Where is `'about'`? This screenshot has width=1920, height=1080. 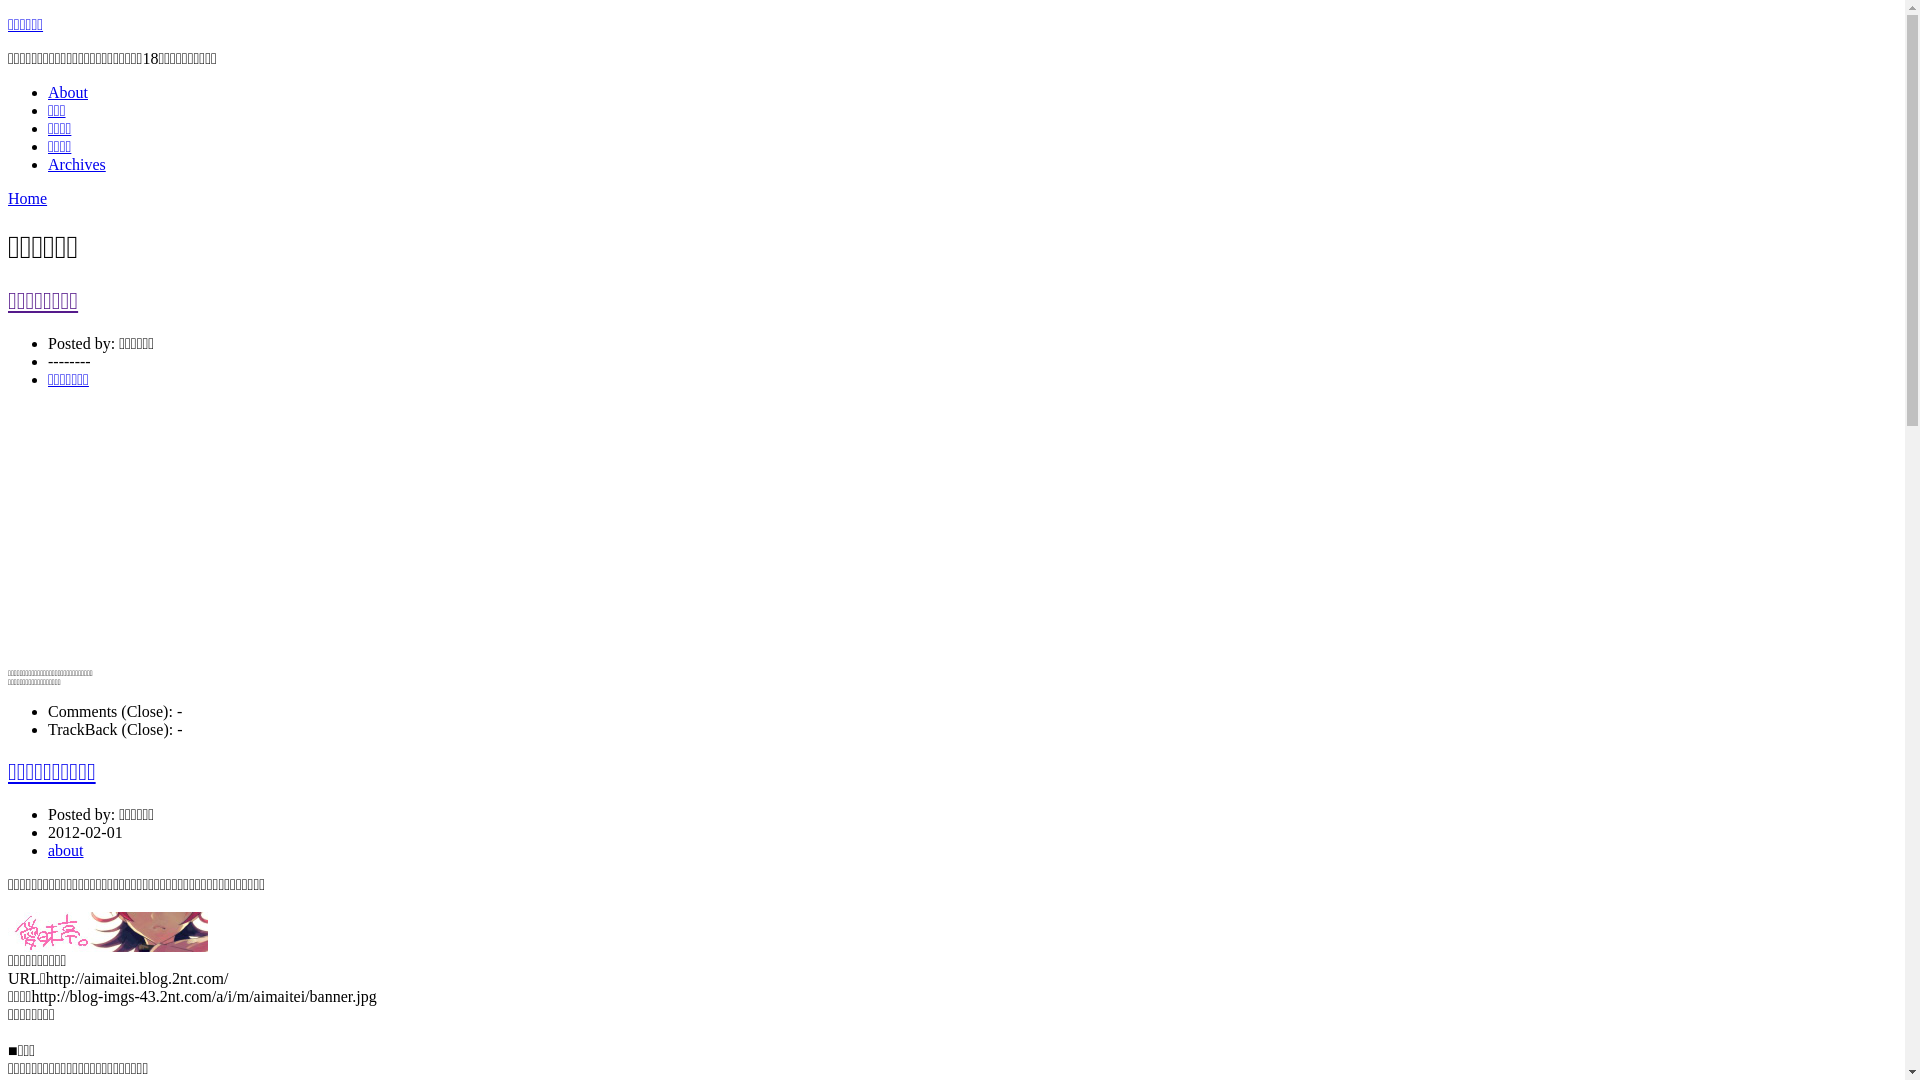
'about' is located at coordinates (66, 850).